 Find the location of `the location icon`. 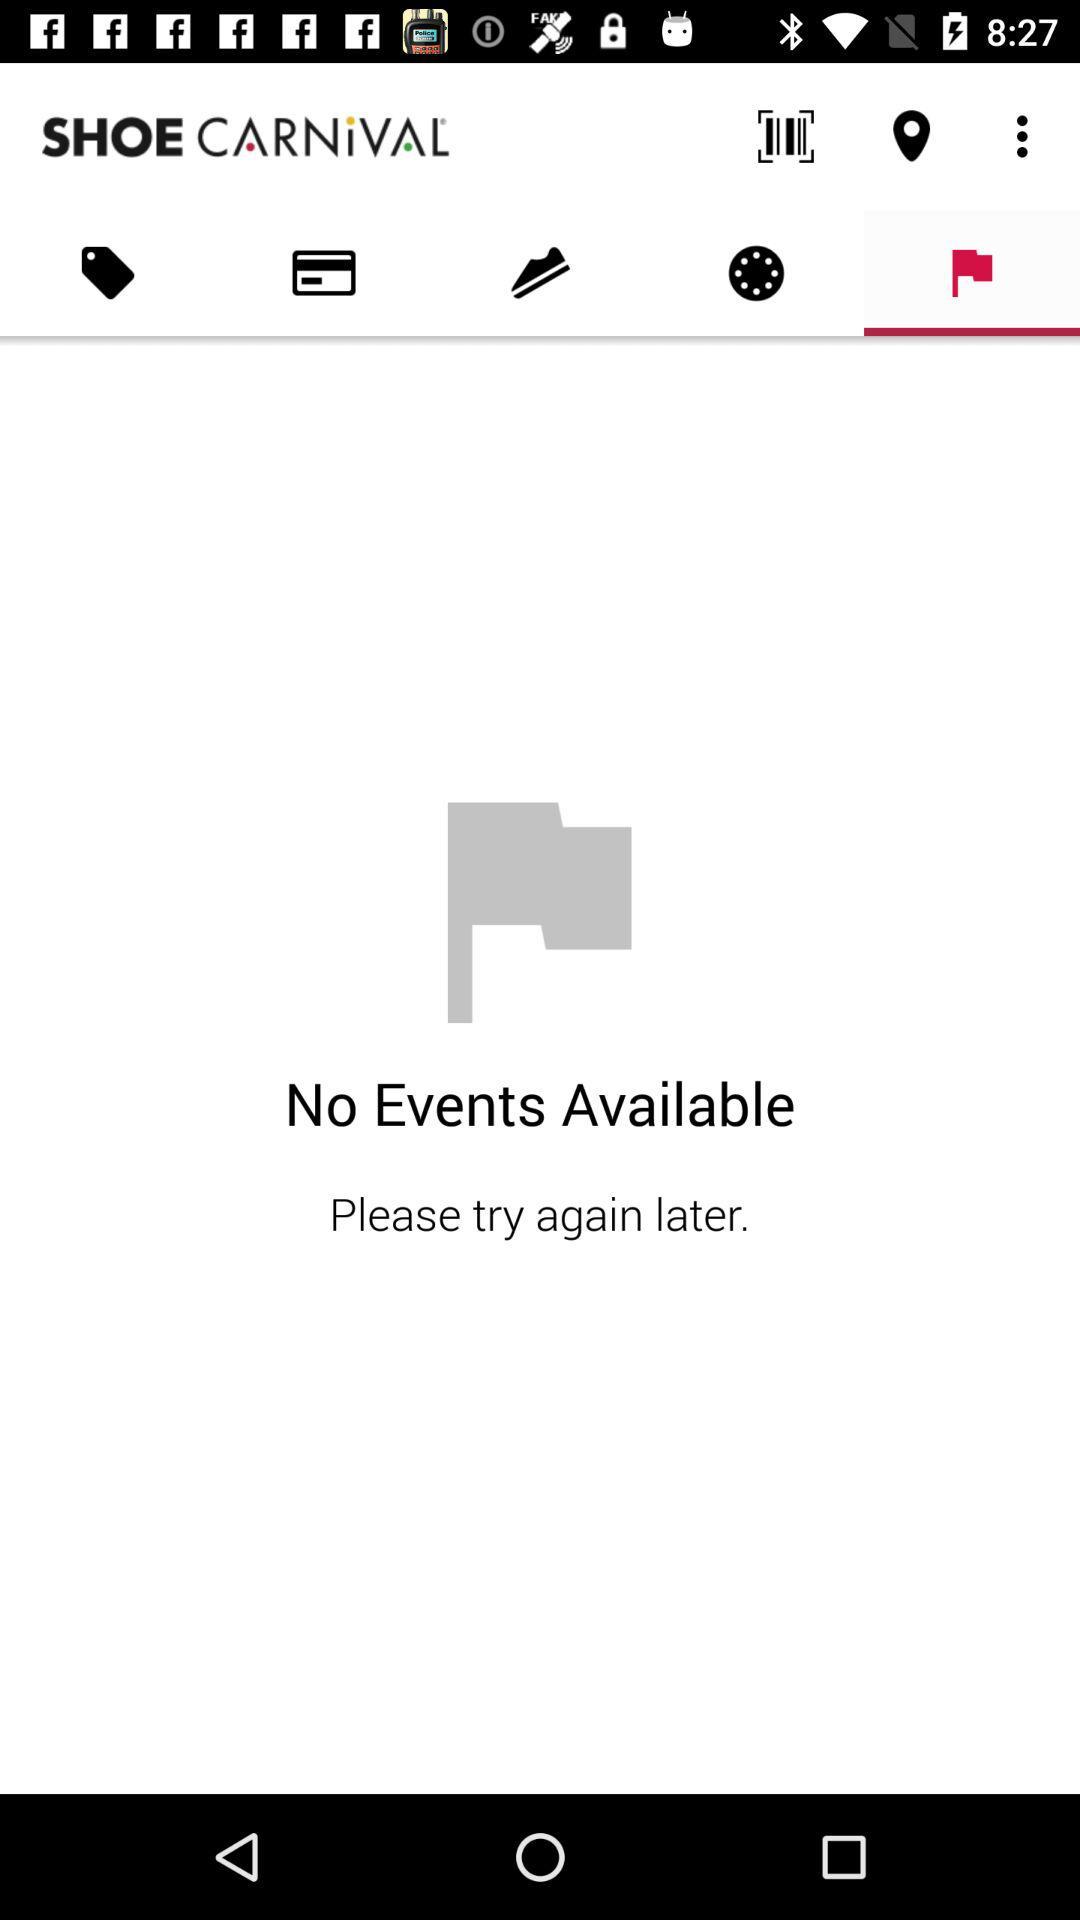

the location icon is located at coordinates (911, 136).